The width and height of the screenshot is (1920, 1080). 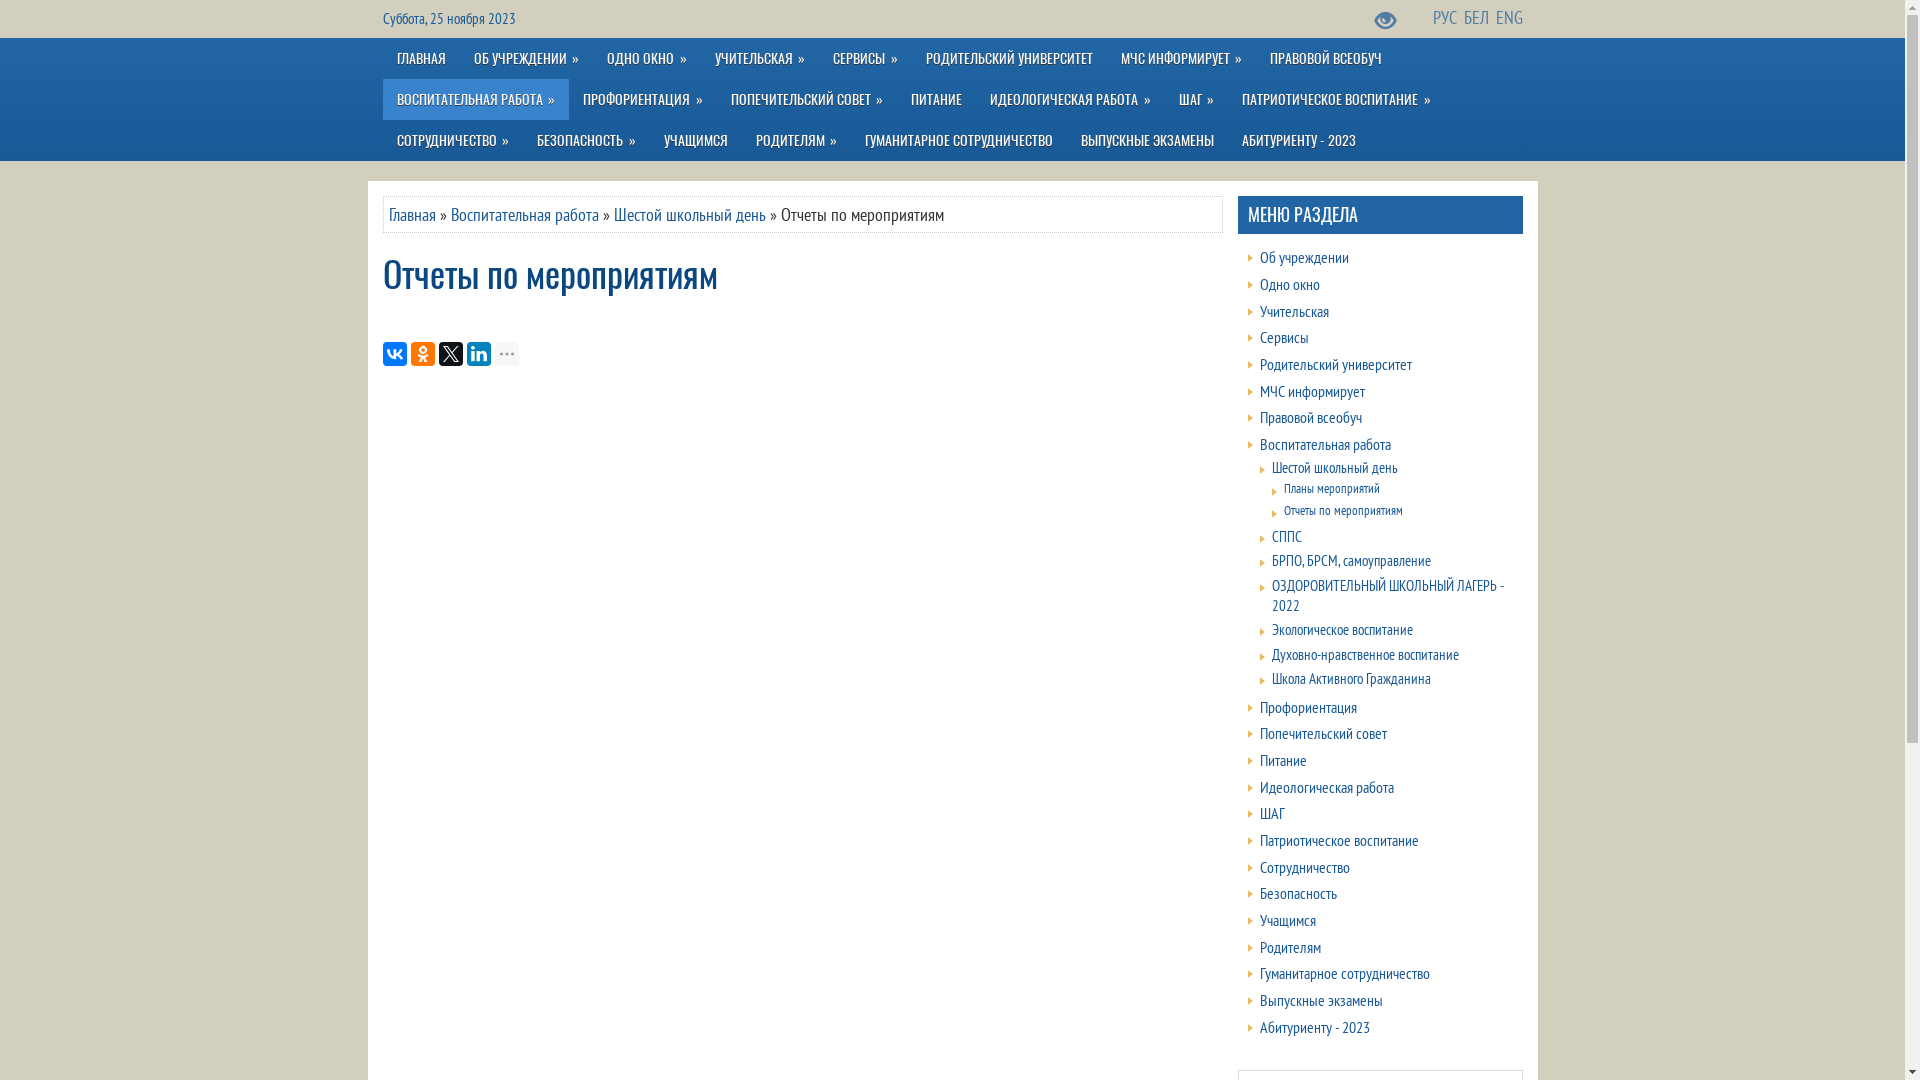 What do you see at coordinates (449, 353) in the screenshot?
I see `'Twitter'` at bounding box center [449, 353].